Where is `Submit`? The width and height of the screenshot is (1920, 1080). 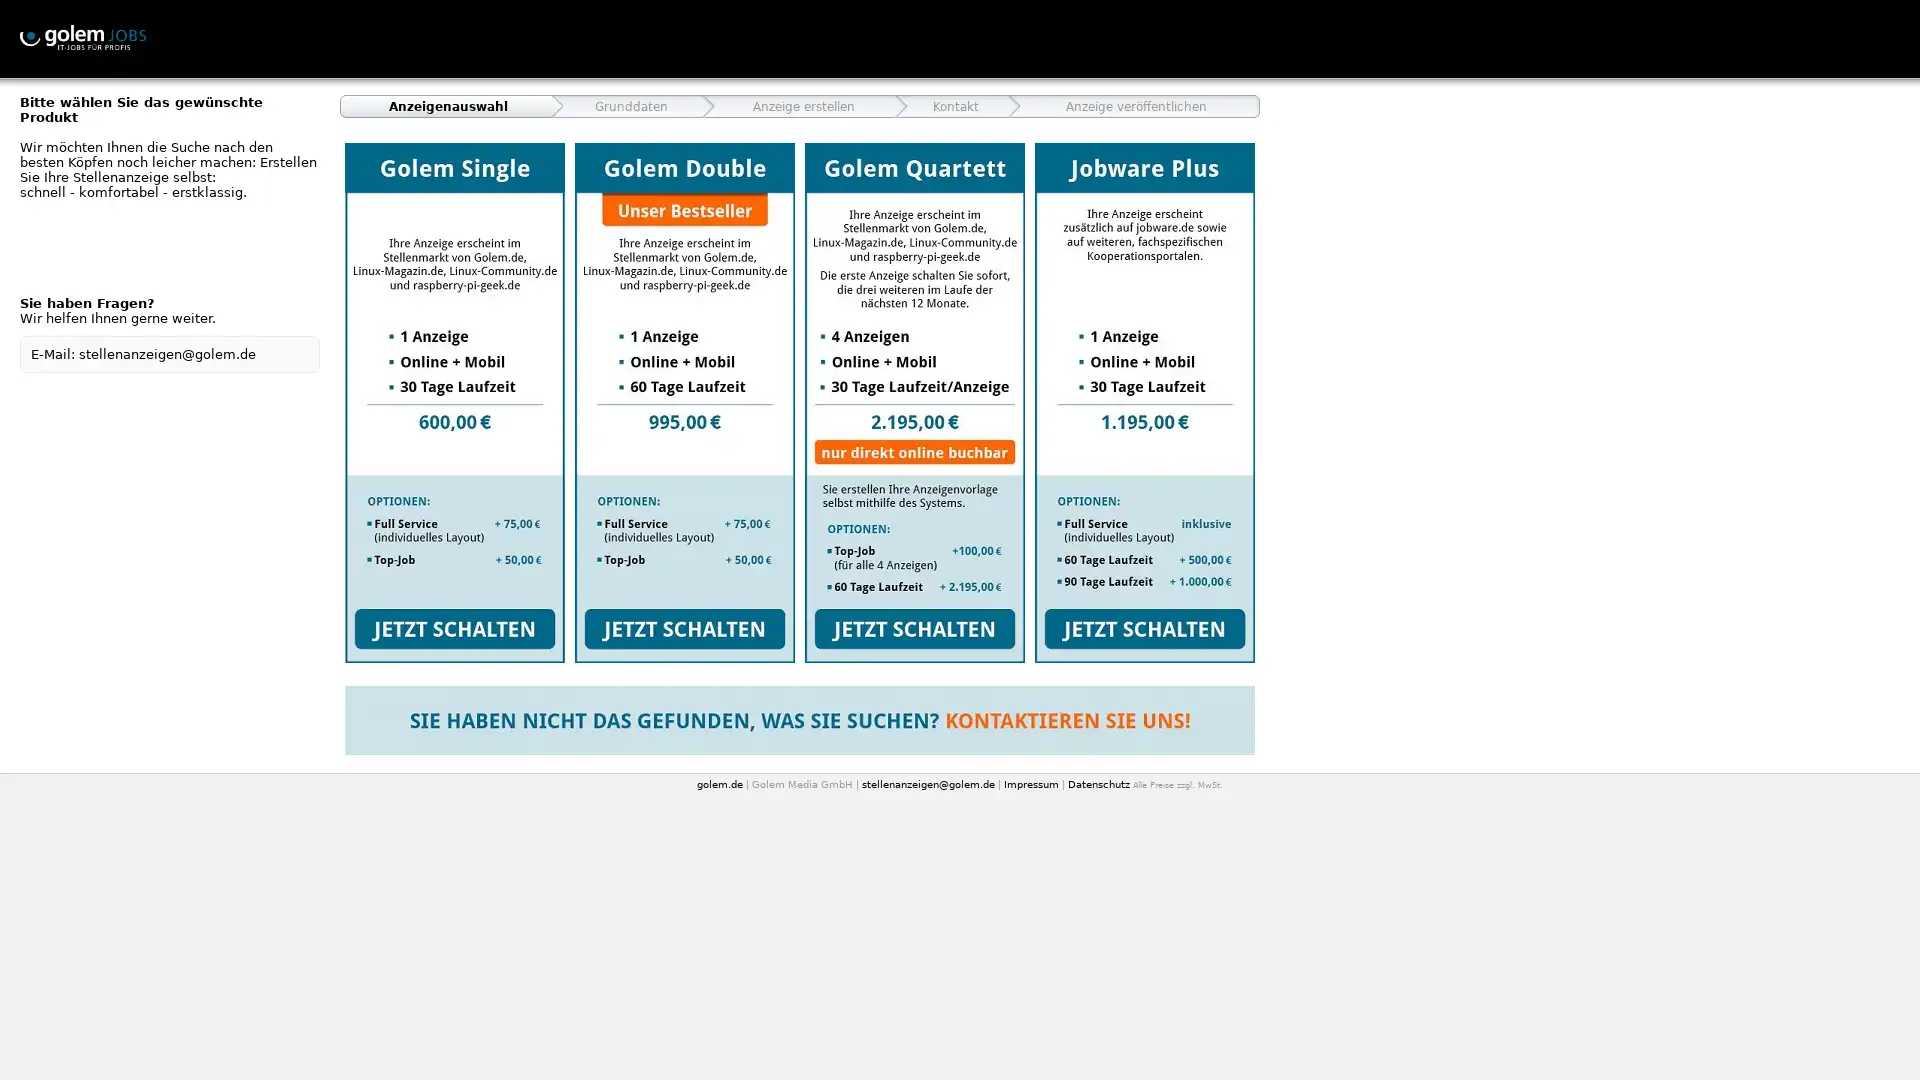
Submit is located at coordinates (1145, 402).